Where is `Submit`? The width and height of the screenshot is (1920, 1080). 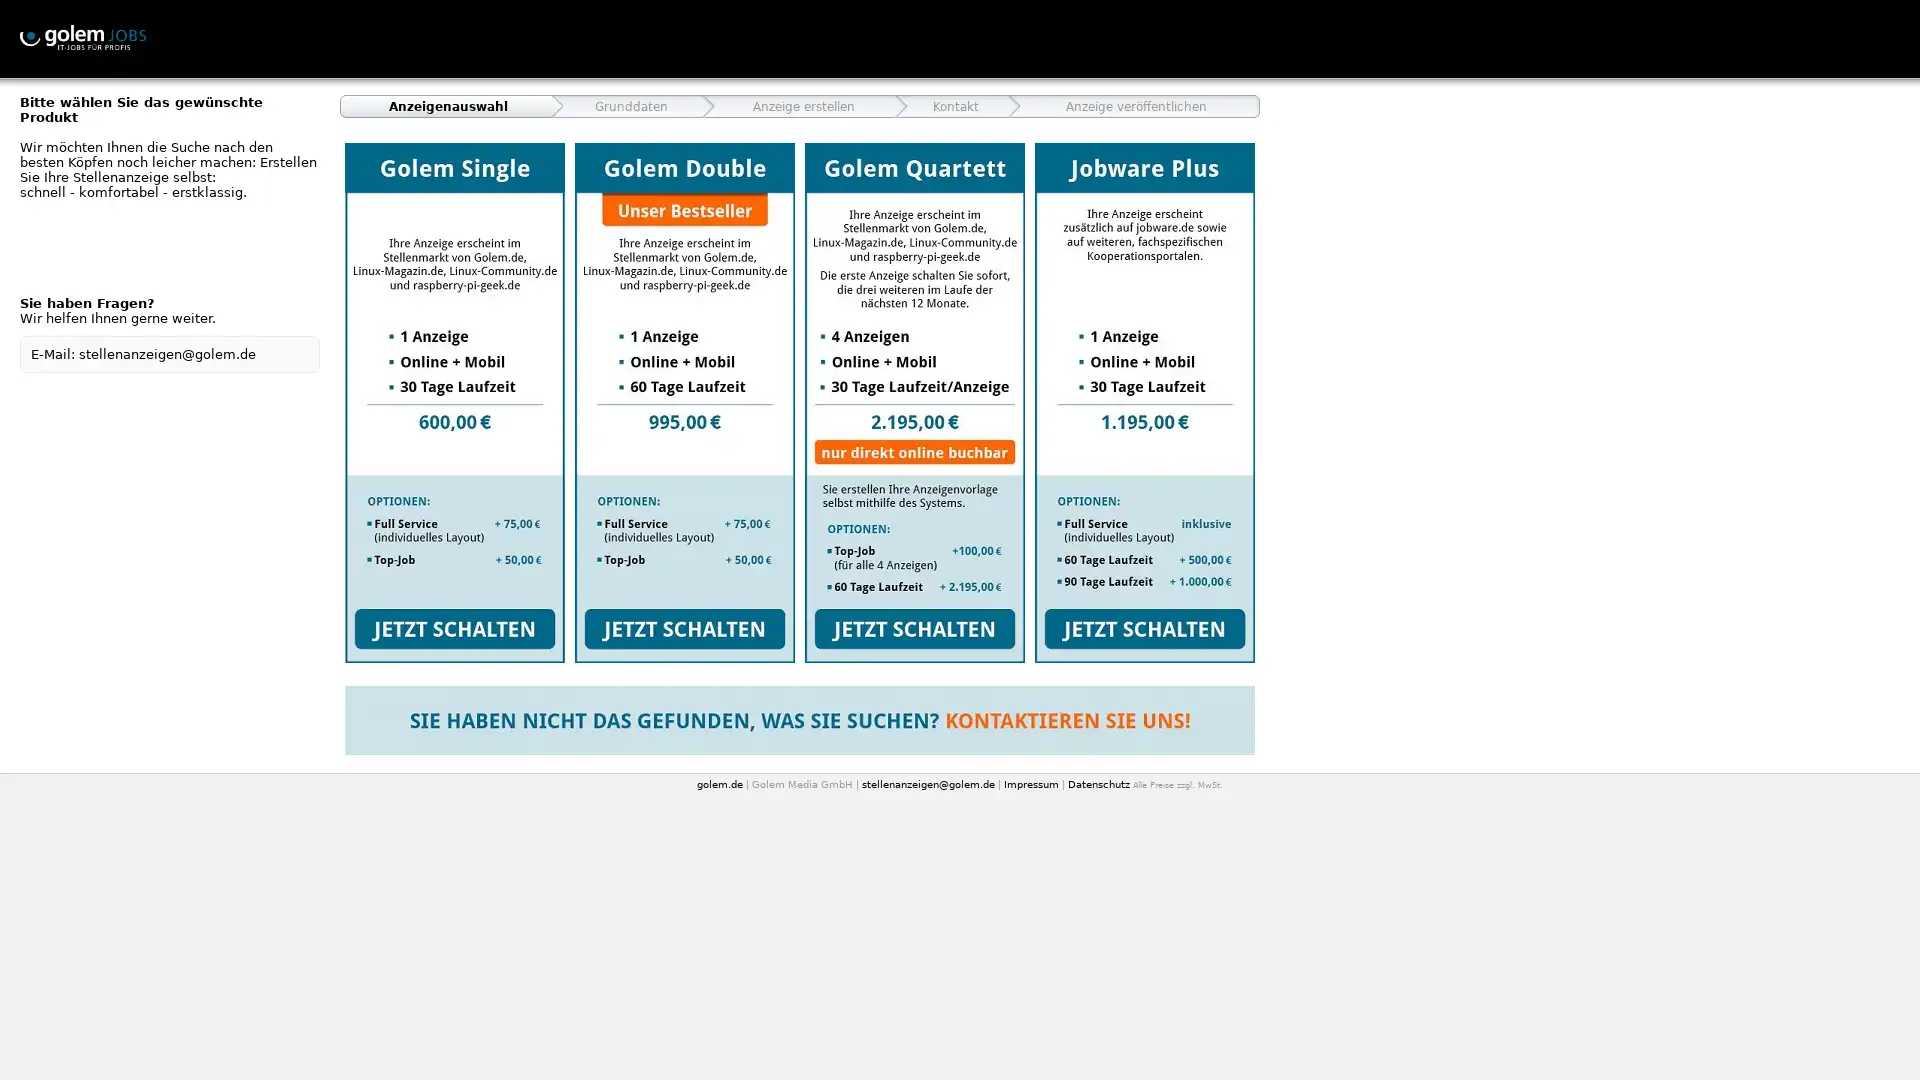
Submit is located at coordinates (1145, 402).